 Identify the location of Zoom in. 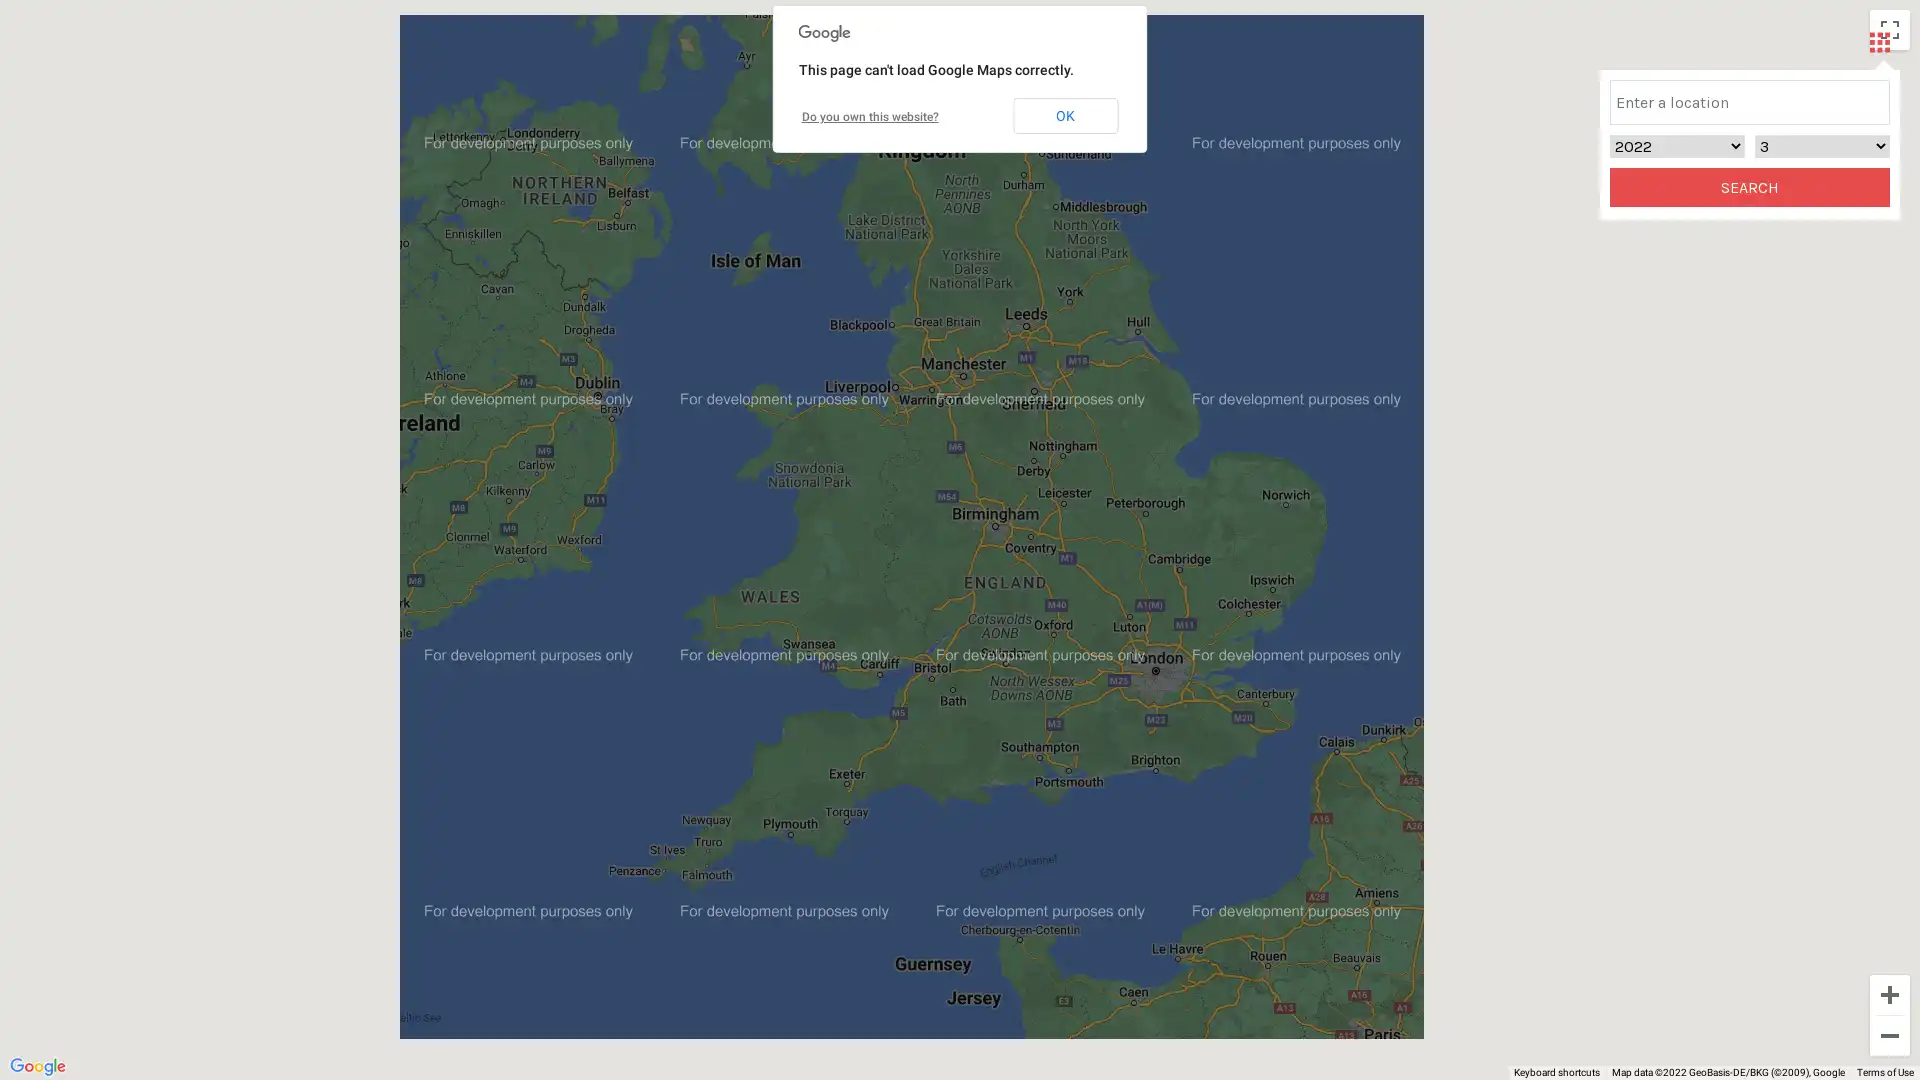
(1889, 995).